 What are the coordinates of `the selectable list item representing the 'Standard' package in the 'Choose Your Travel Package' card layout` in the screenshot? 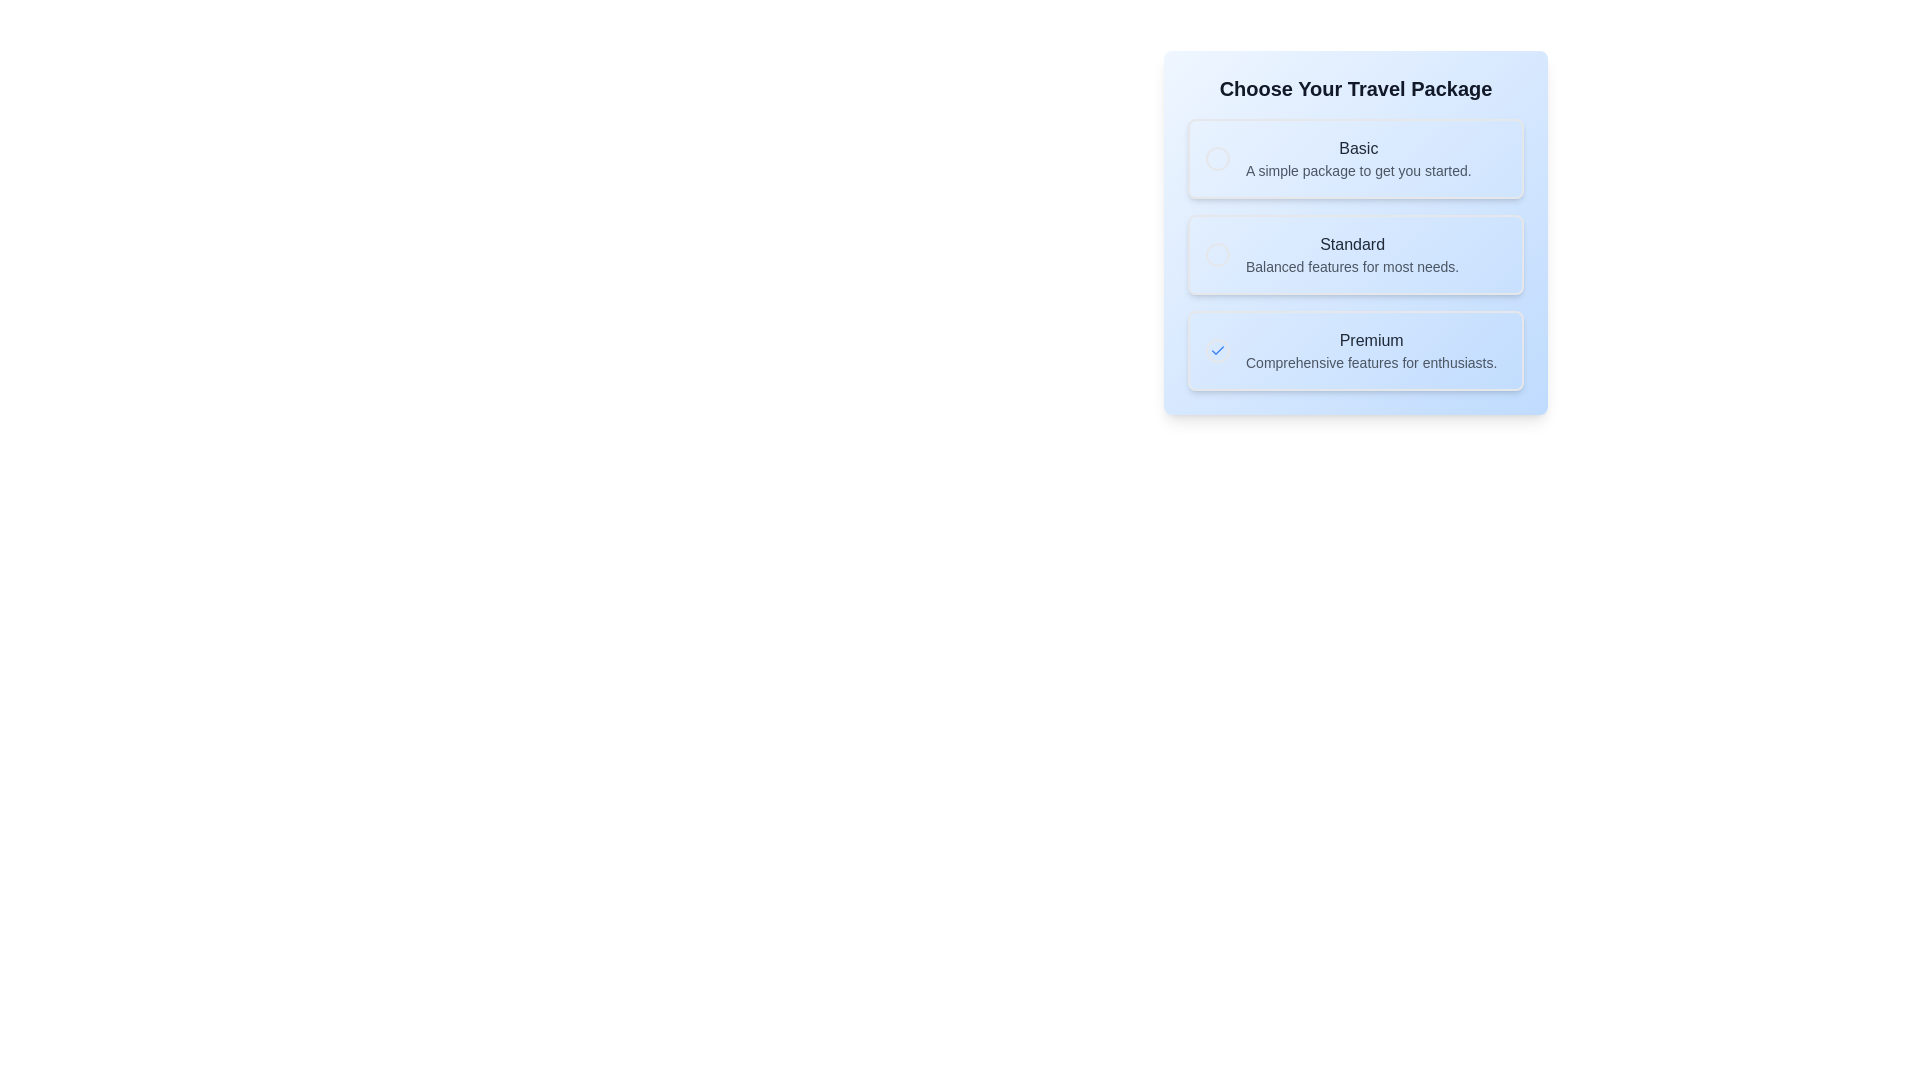 It's located at (1356, 253).